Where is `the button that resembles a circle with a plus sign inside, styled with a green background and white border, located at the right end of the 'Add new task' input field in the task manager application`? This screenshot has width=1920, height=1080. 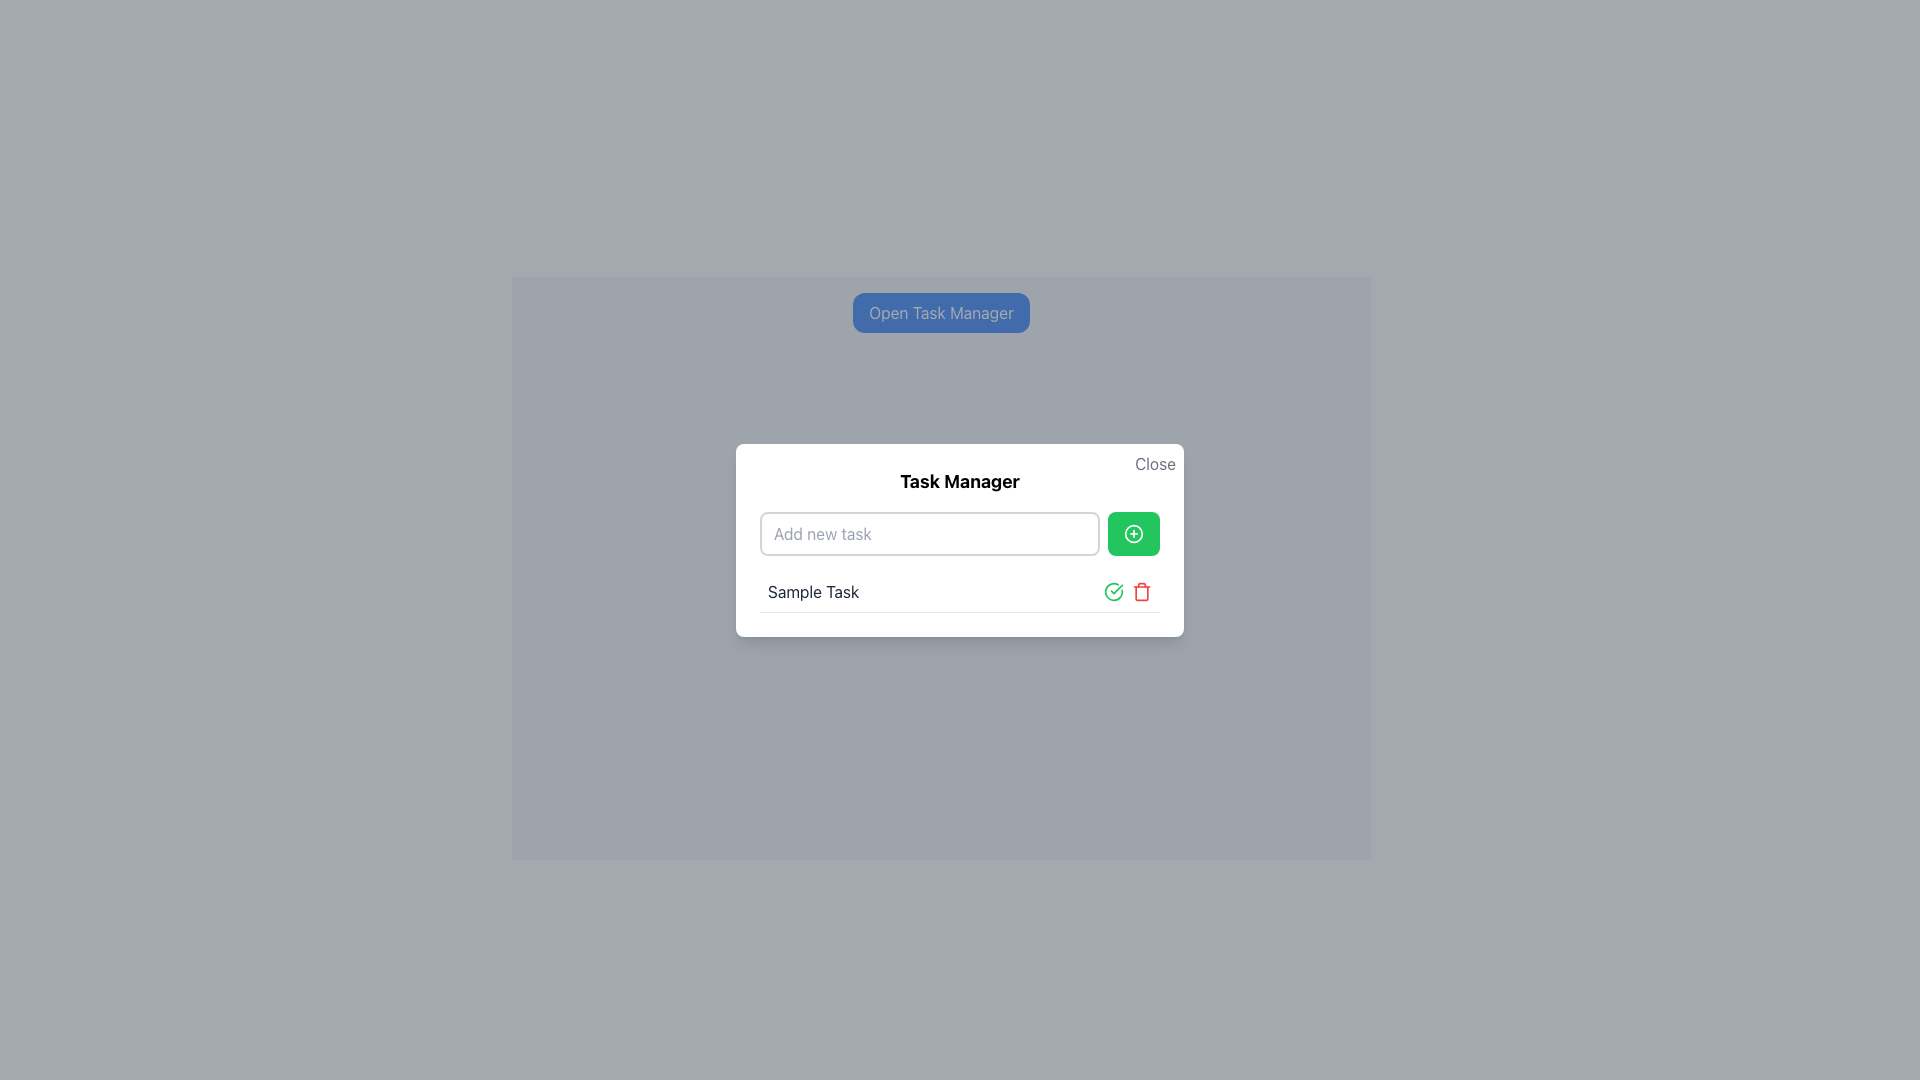
the button that resembles a circle with a plus sign inside, styled with a green background and white border, located at the right end of the 'Add new task' input field in the task manager application is located at coordinates (1133, 532).